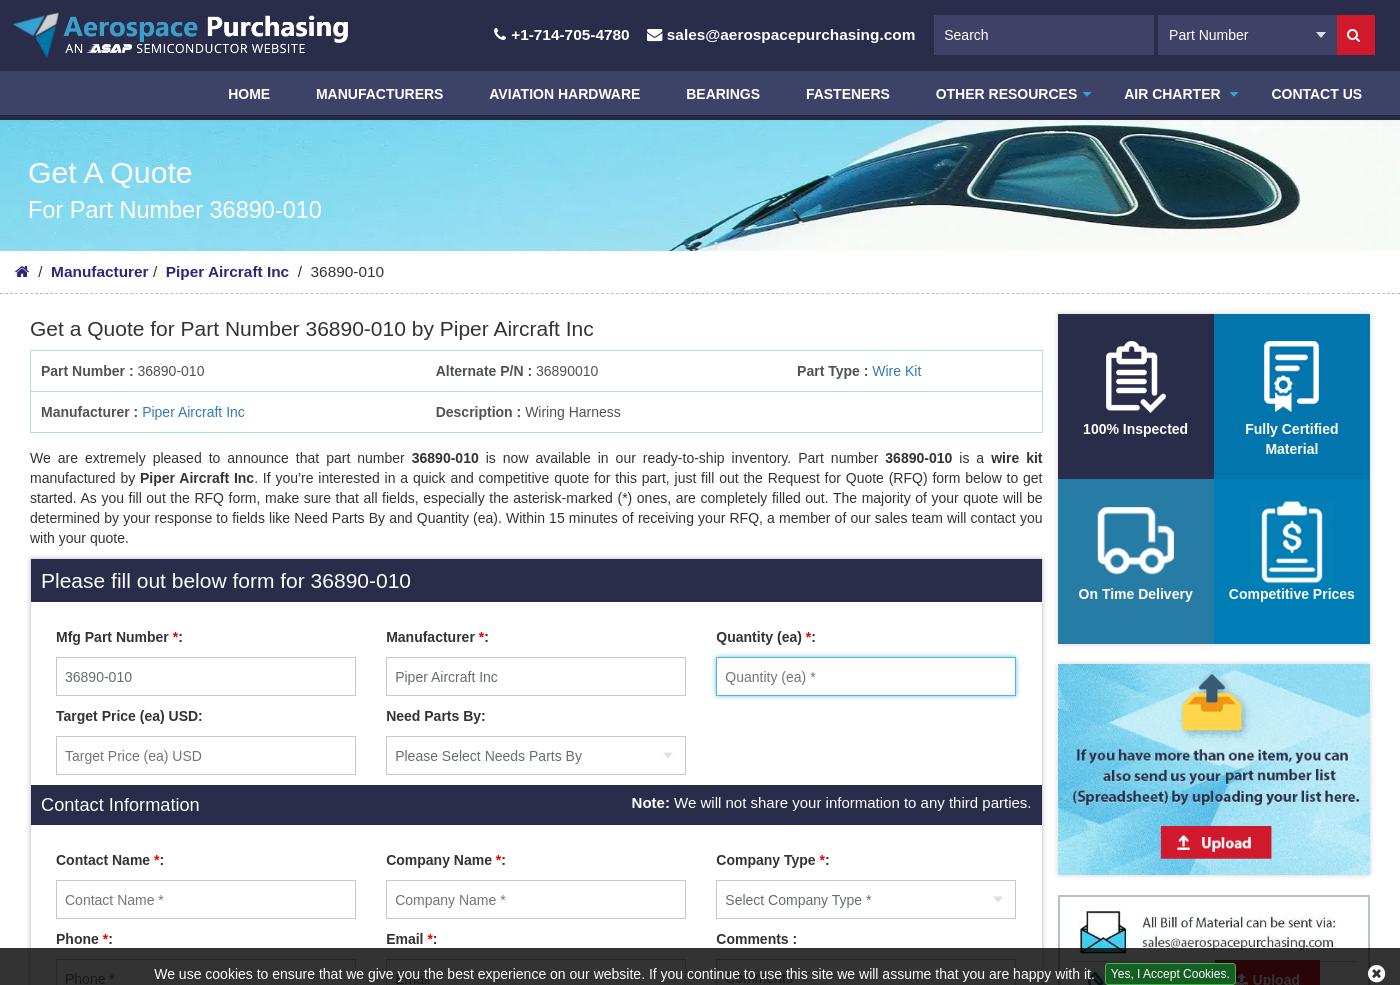  Describe the element at coordinates (569, 33) in the screenshot. I see `'+1-714-705-4780'` at that location.